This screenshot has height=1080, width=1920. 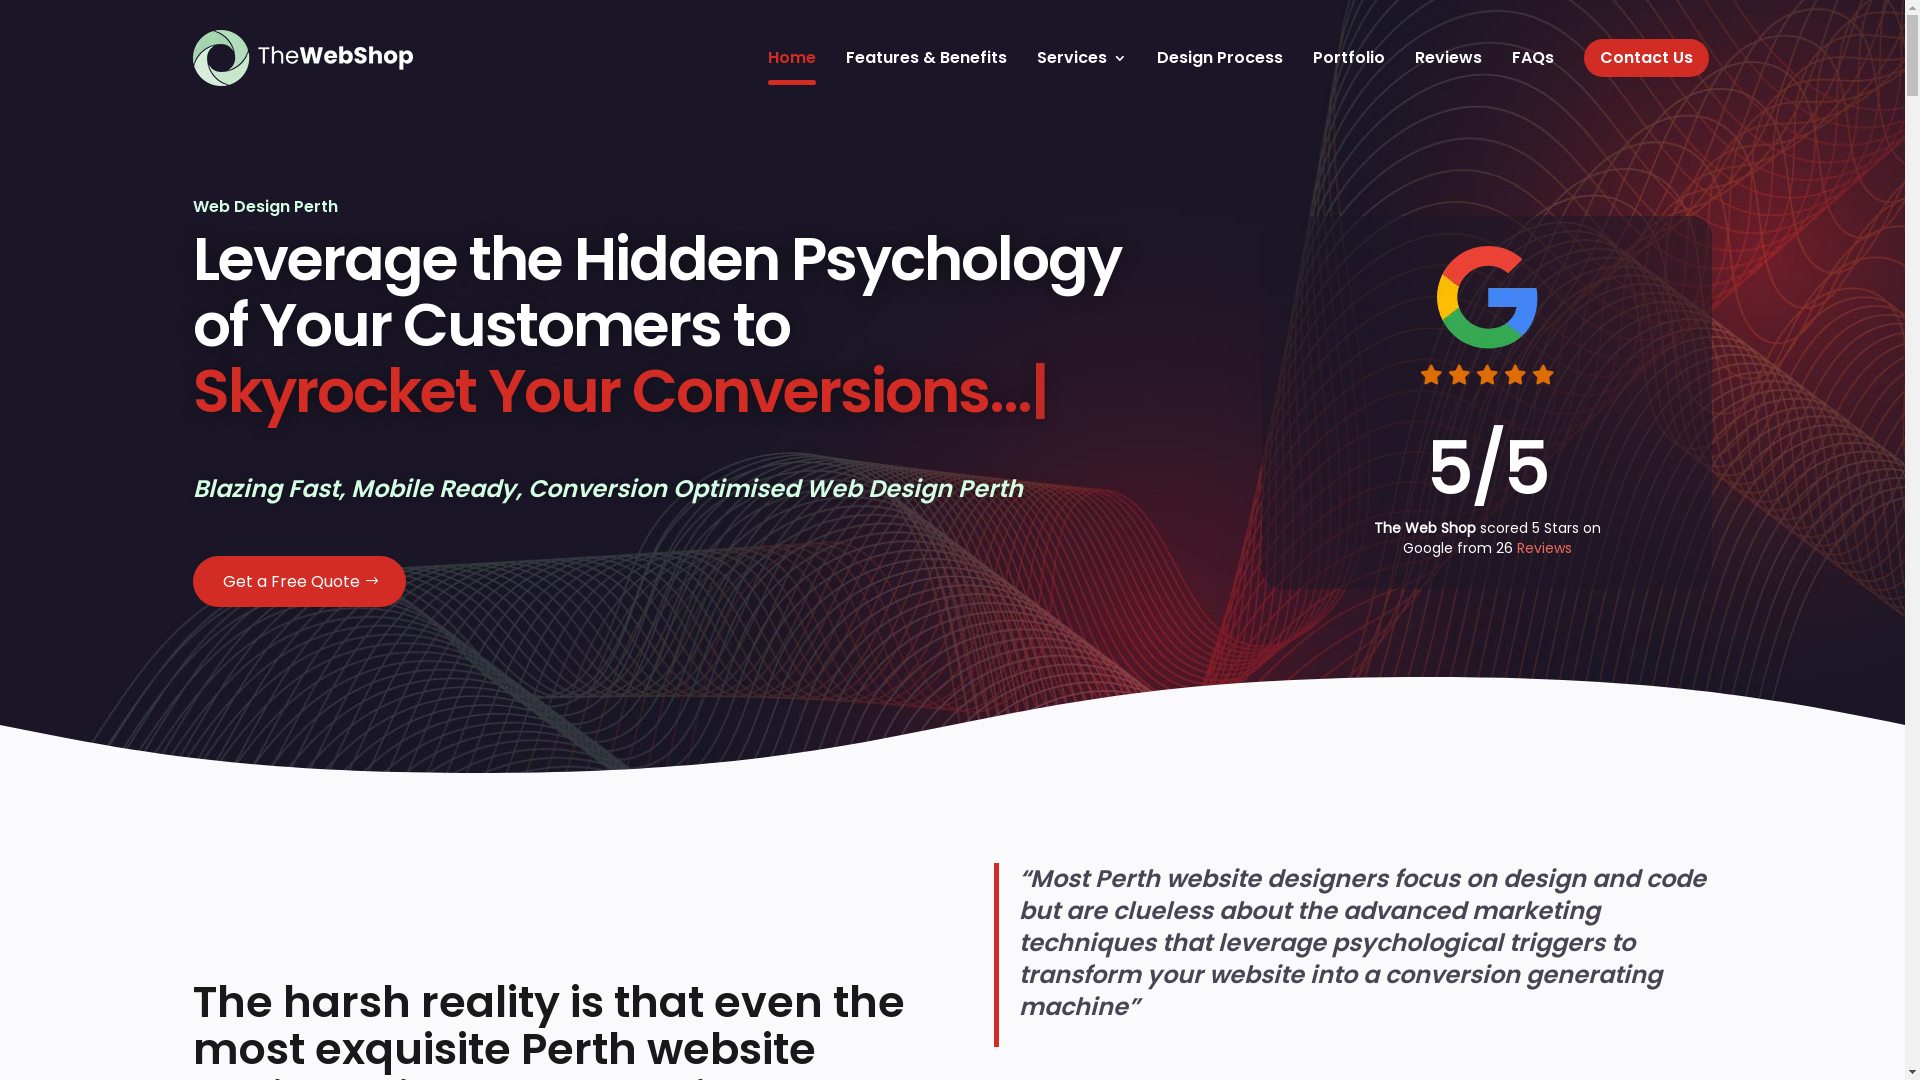 I want to click on 'Services', so click(x=1079, y=56).